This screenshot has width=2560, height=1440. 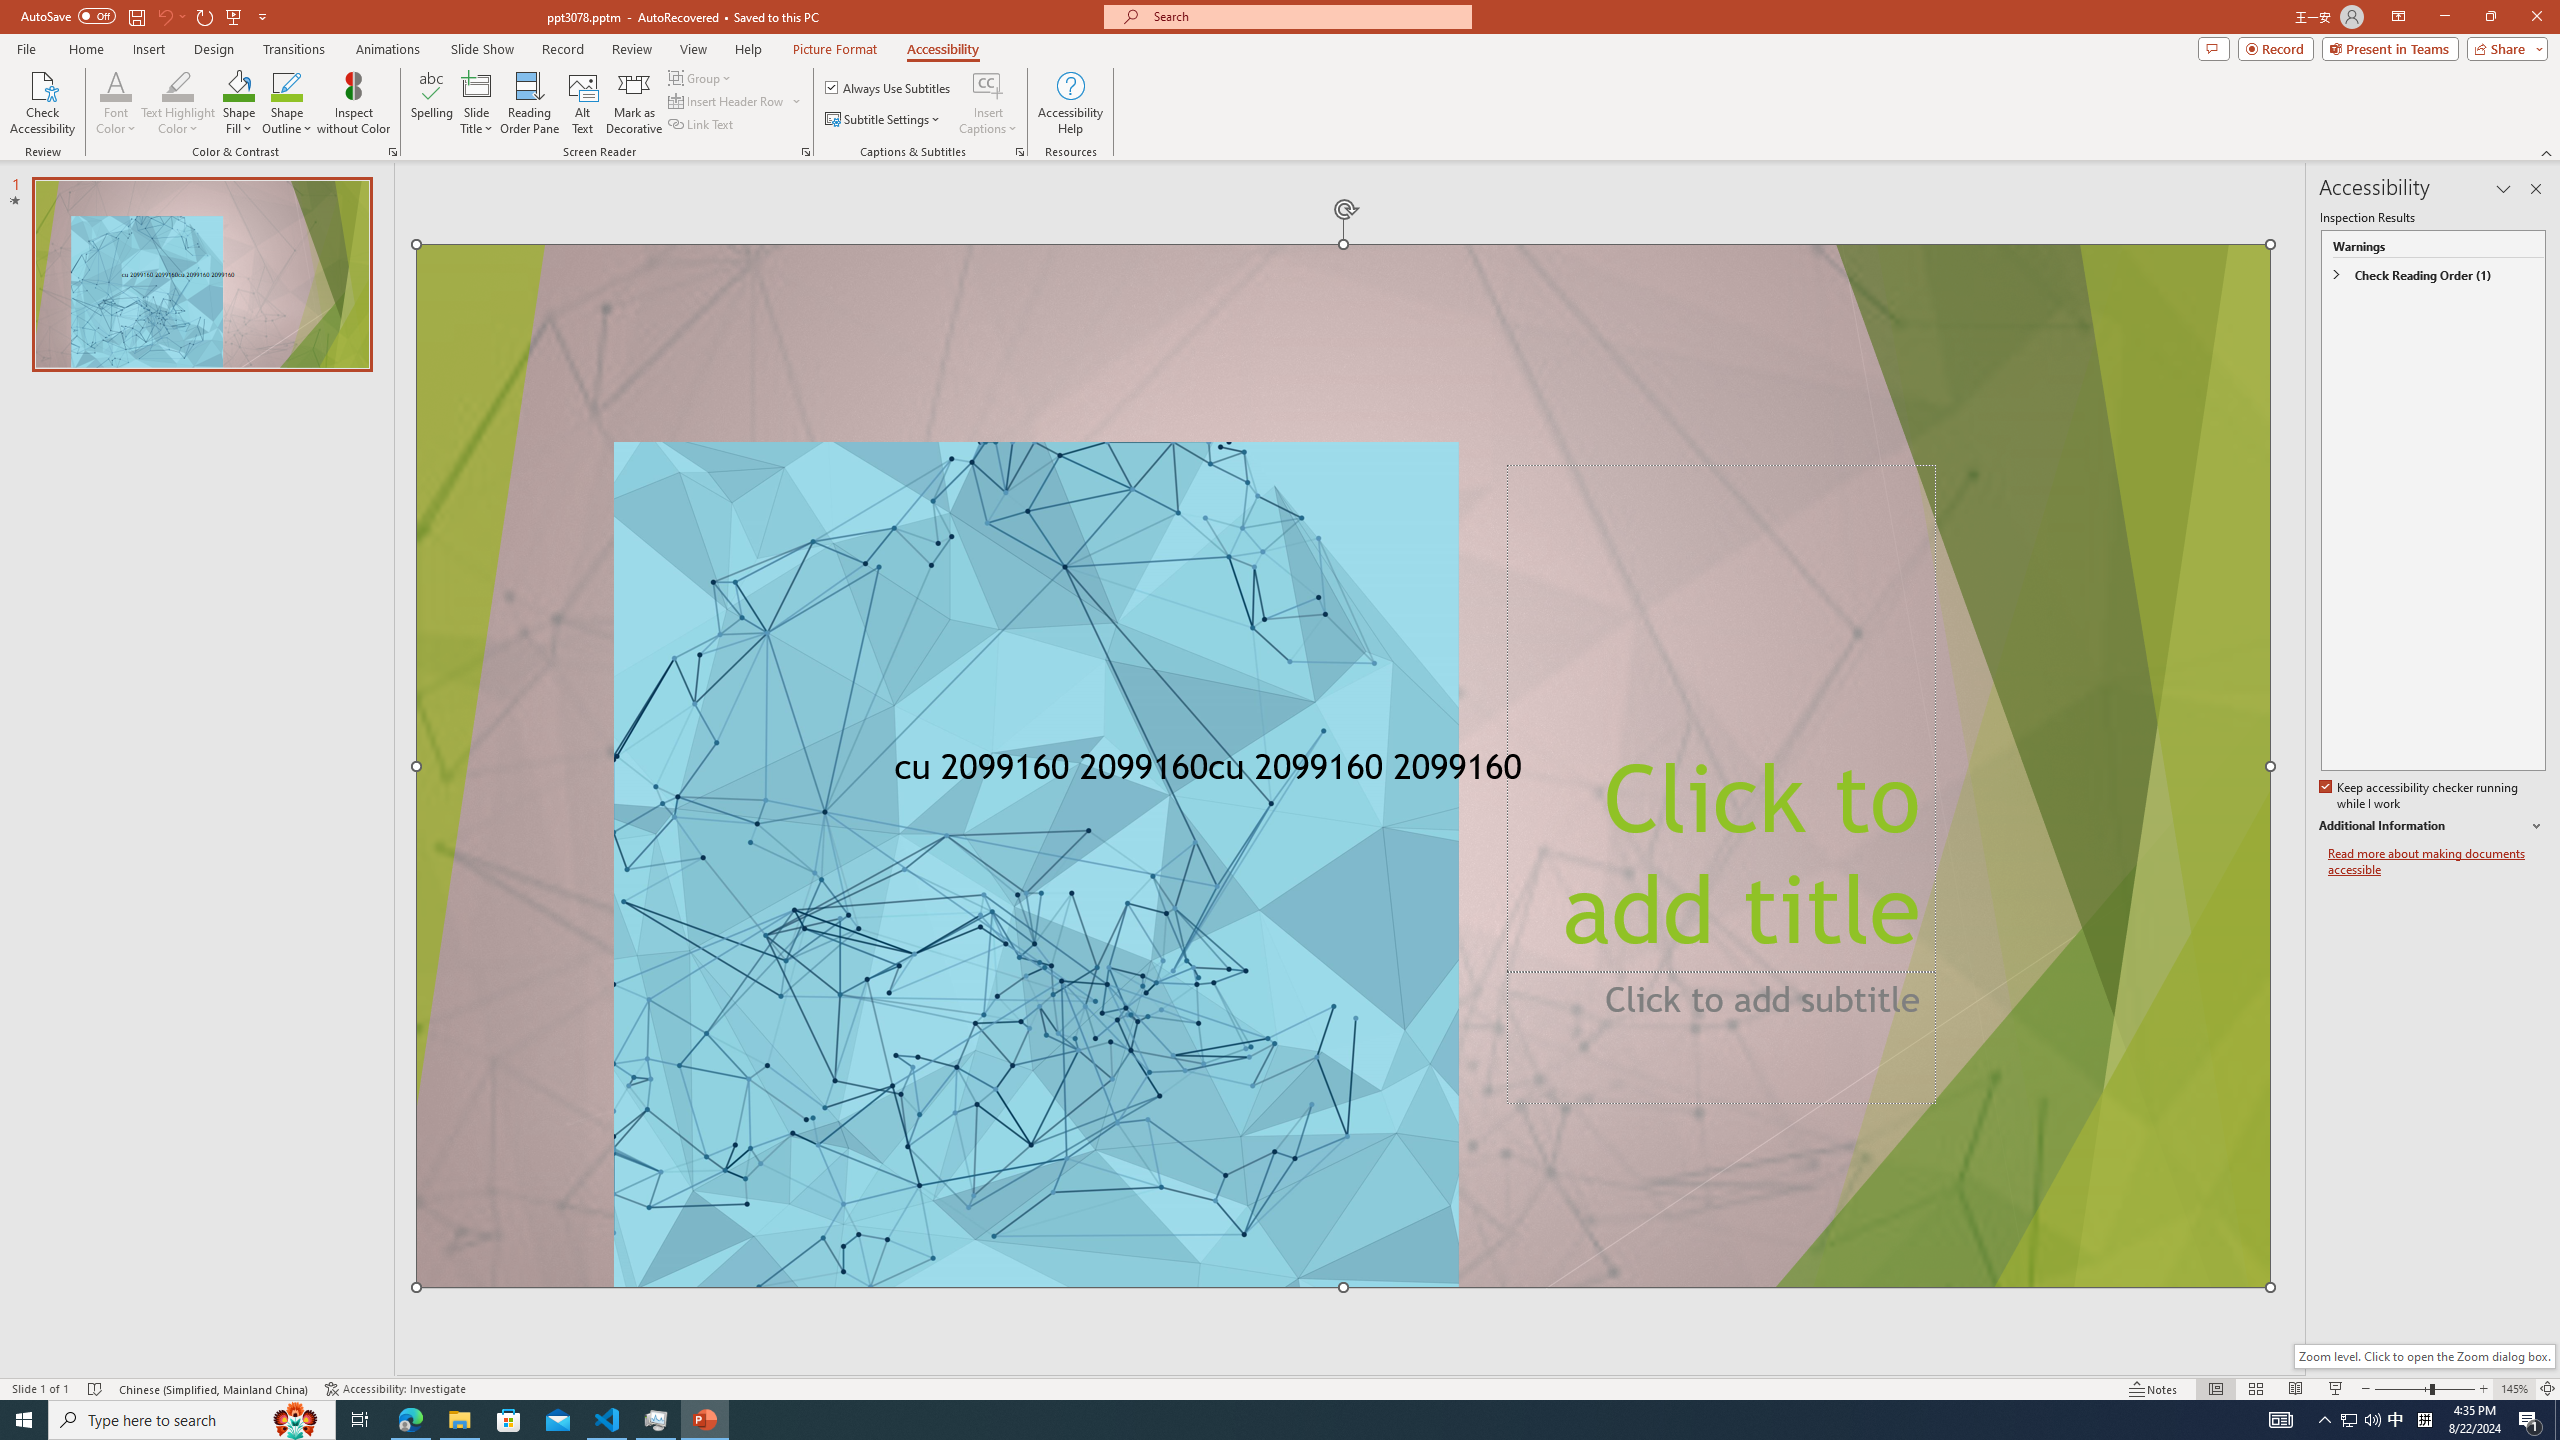 What do you see at coordinates (582, 103) in the screenshot?
I see `'Alt Text'` at bounding box center [582, 103].